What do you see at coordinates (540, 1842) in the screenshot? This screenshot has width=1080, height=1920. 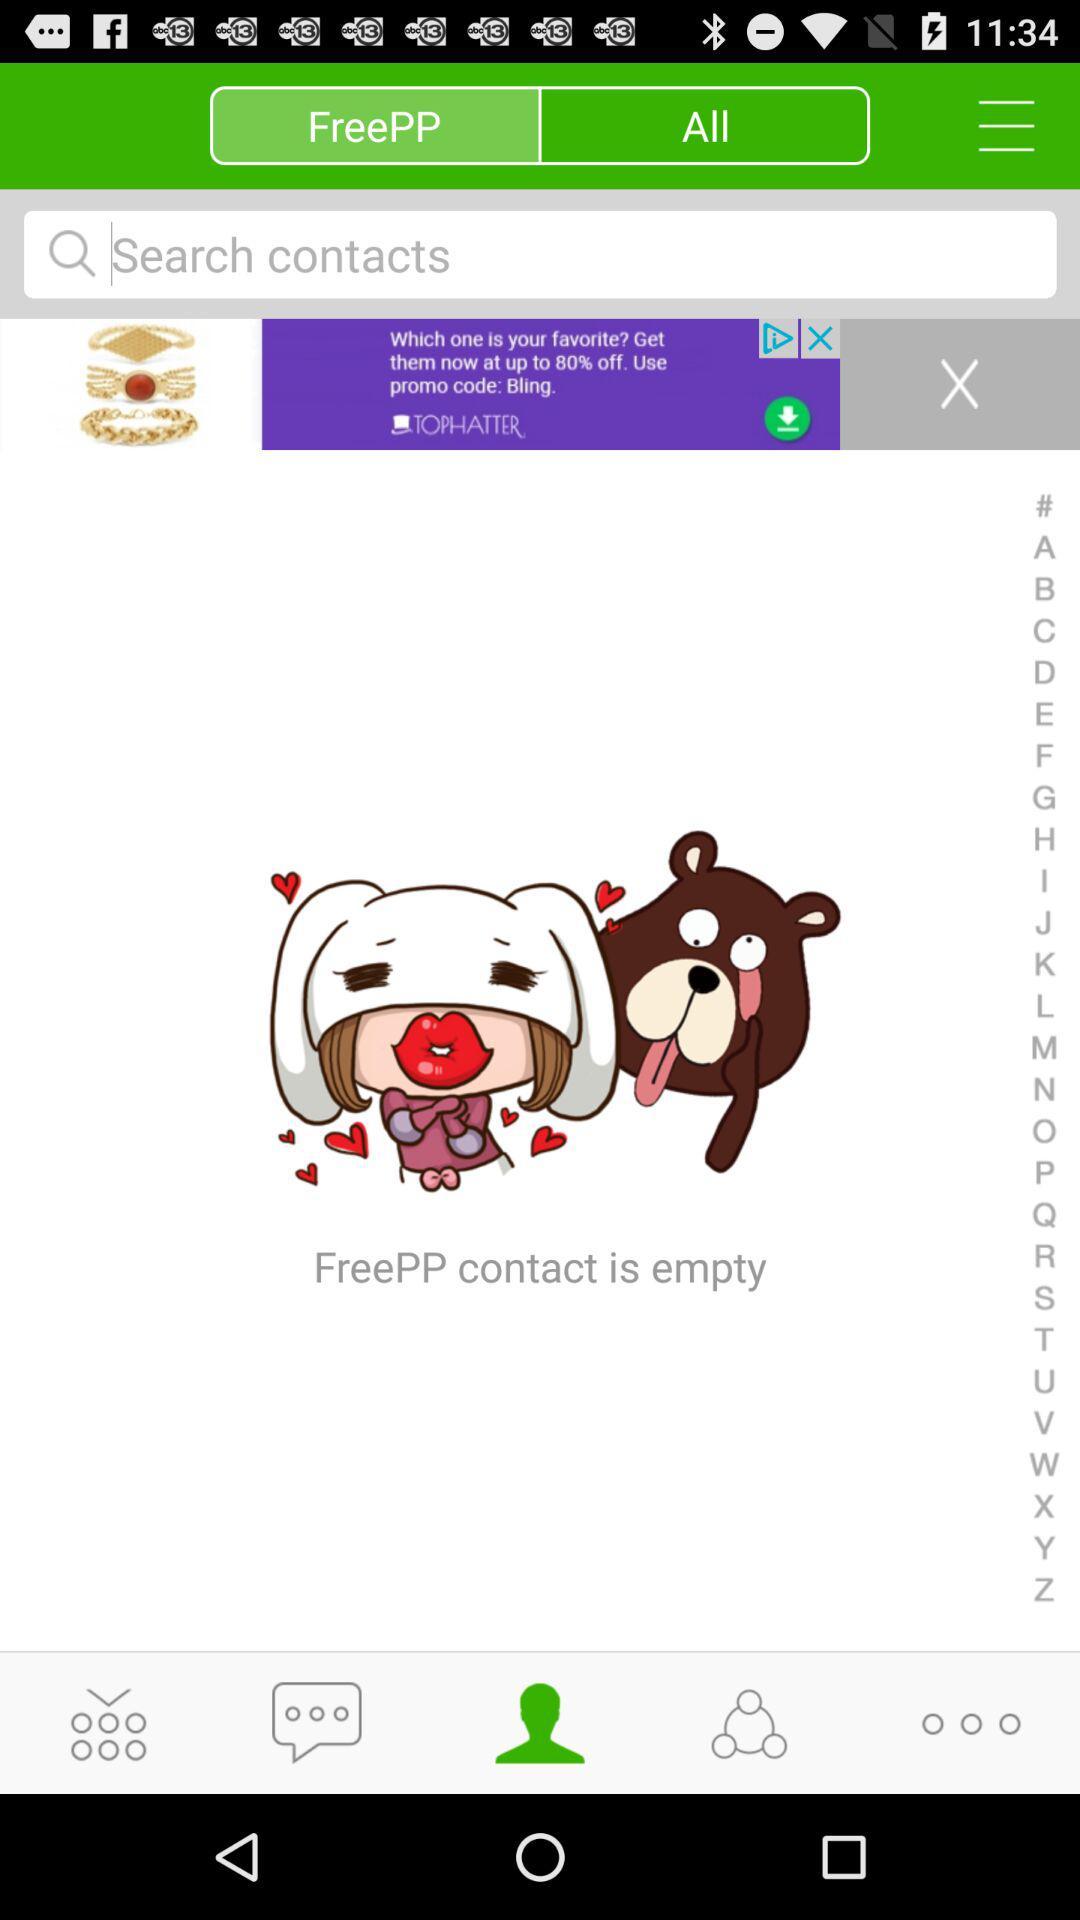 I see `the avatar icon` at bounding box center [540, 1842].